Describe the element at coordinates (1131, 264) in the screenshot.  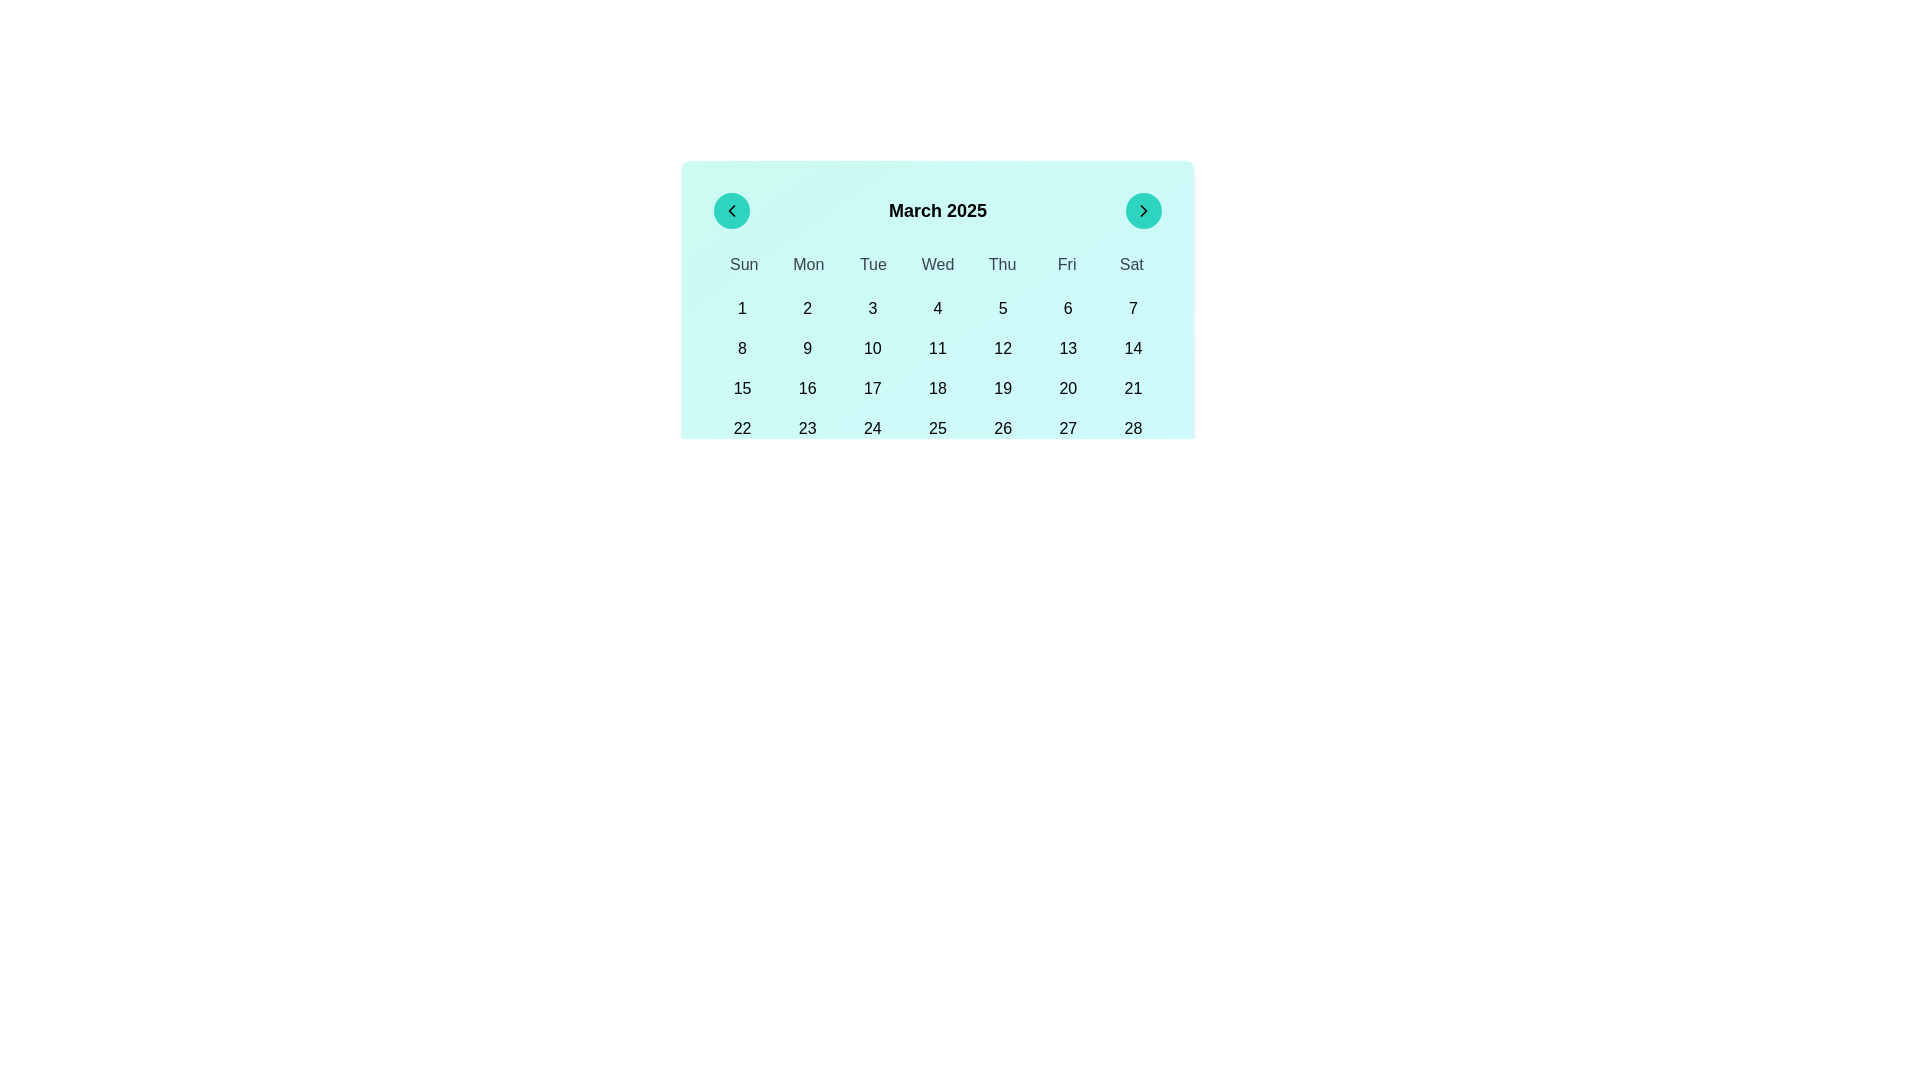
I see `the text label displaying 'Sat', which is the seventh element in the list of days at the top of the calendar interface` at that location.